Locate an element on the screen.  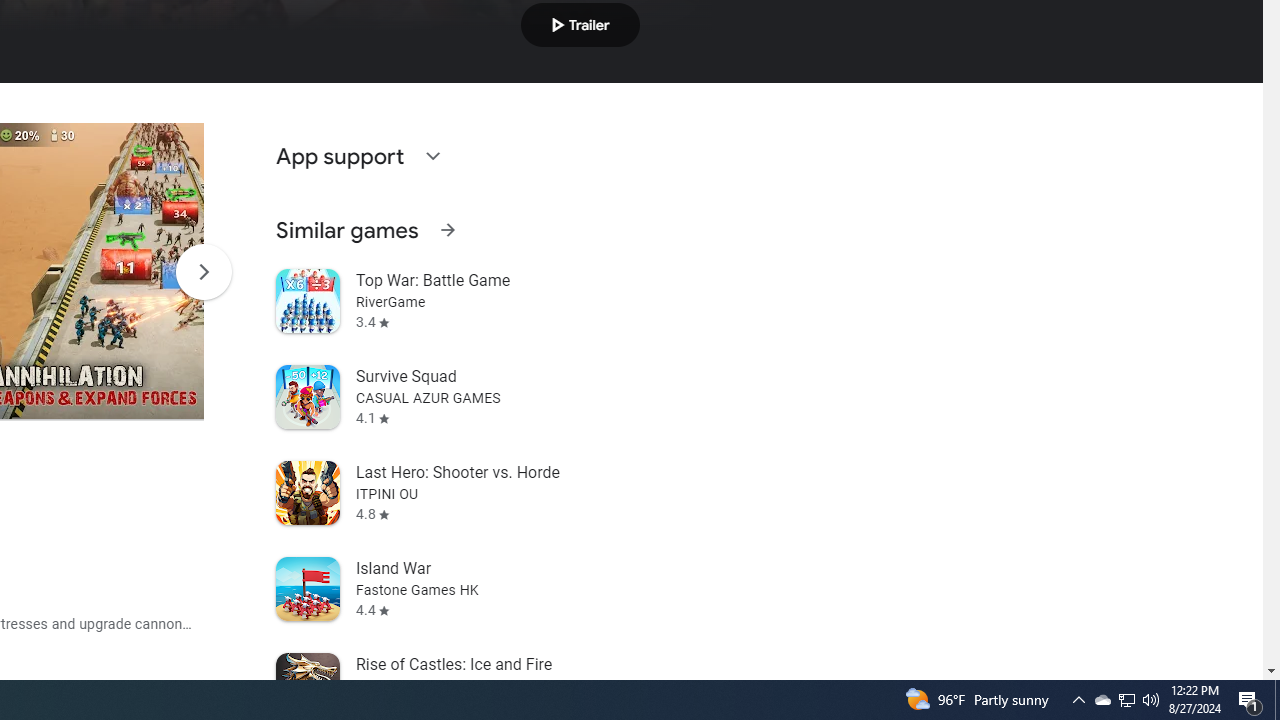
'Play trailer' is located at coordinates (579, 24).